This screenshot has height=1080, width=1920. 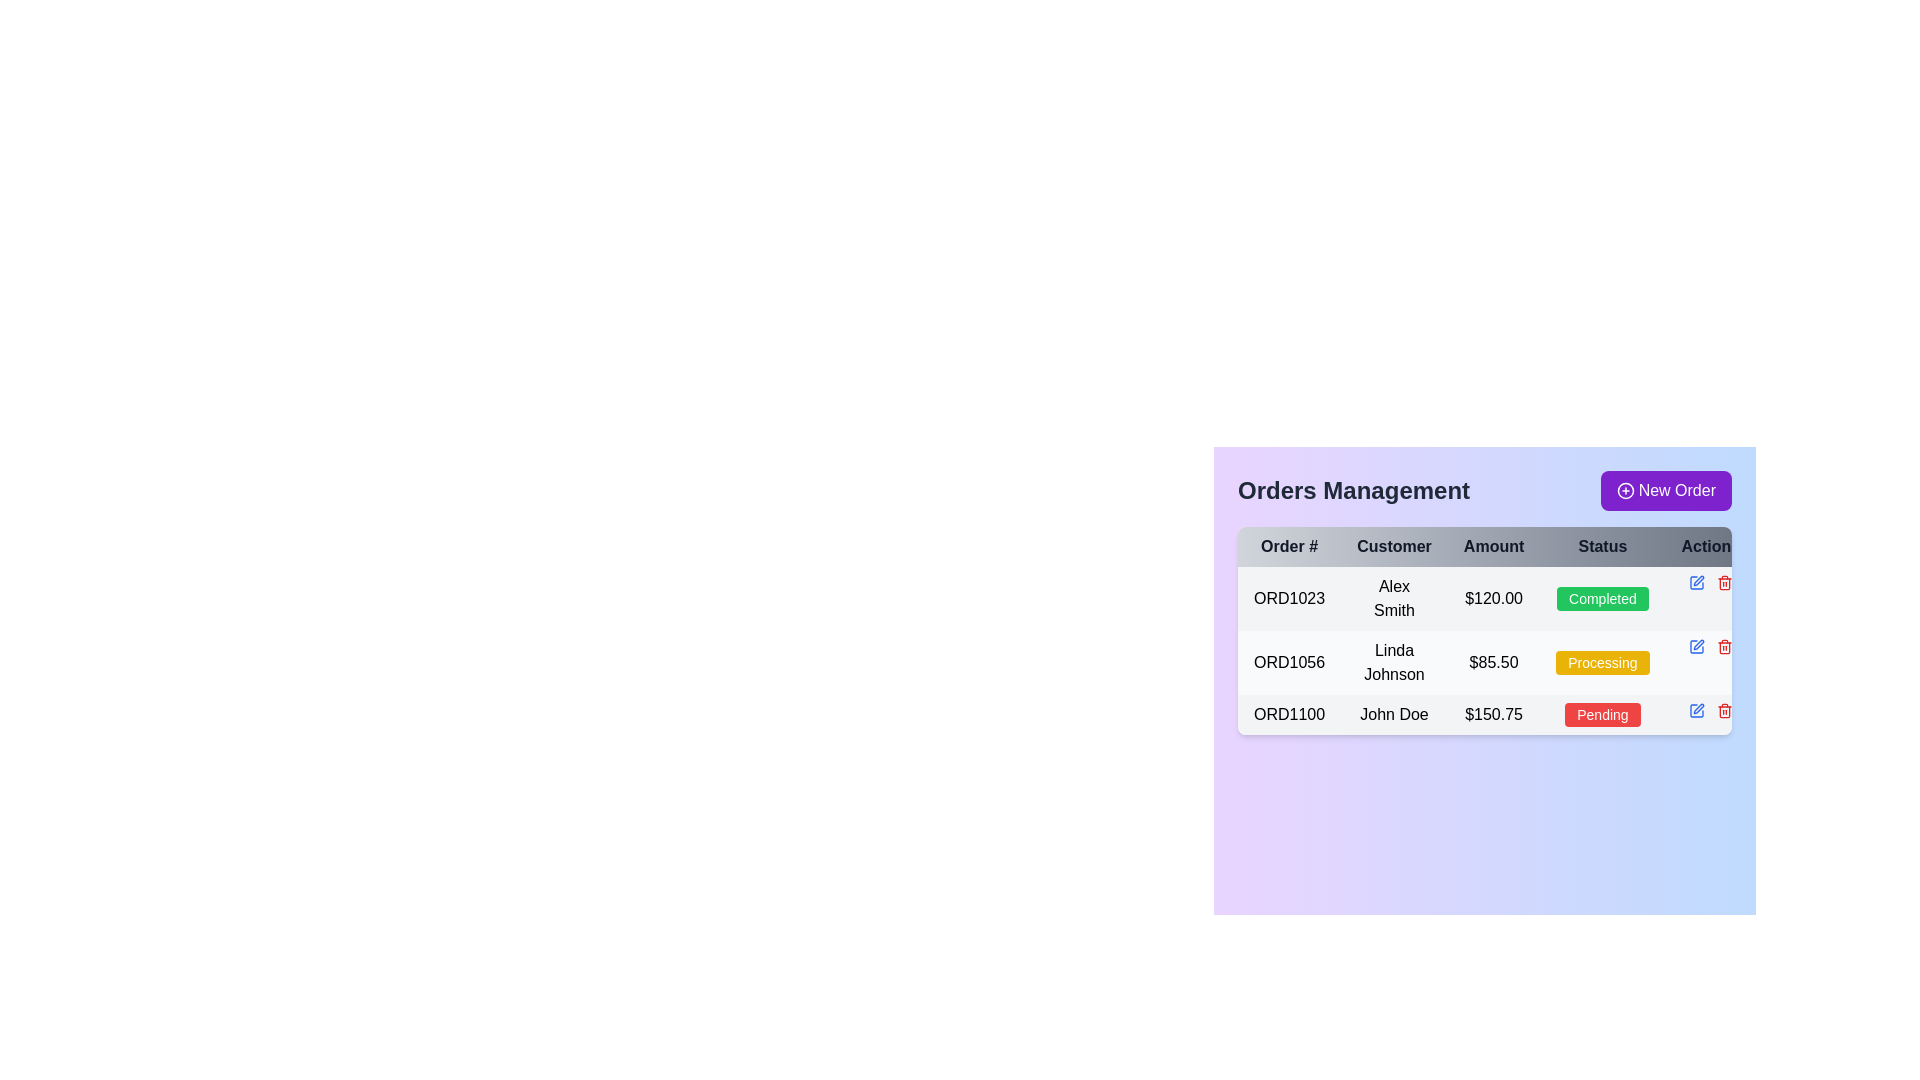 What do you see at coordinates (1602, 713) in the screenshot?
I see `the 'Pending' status badge with a red background in the 'Status' column of the 'Orders Management' table associated with 'John Doe' and order ID 'ORD1100'` at bounding box center [1602, 713].